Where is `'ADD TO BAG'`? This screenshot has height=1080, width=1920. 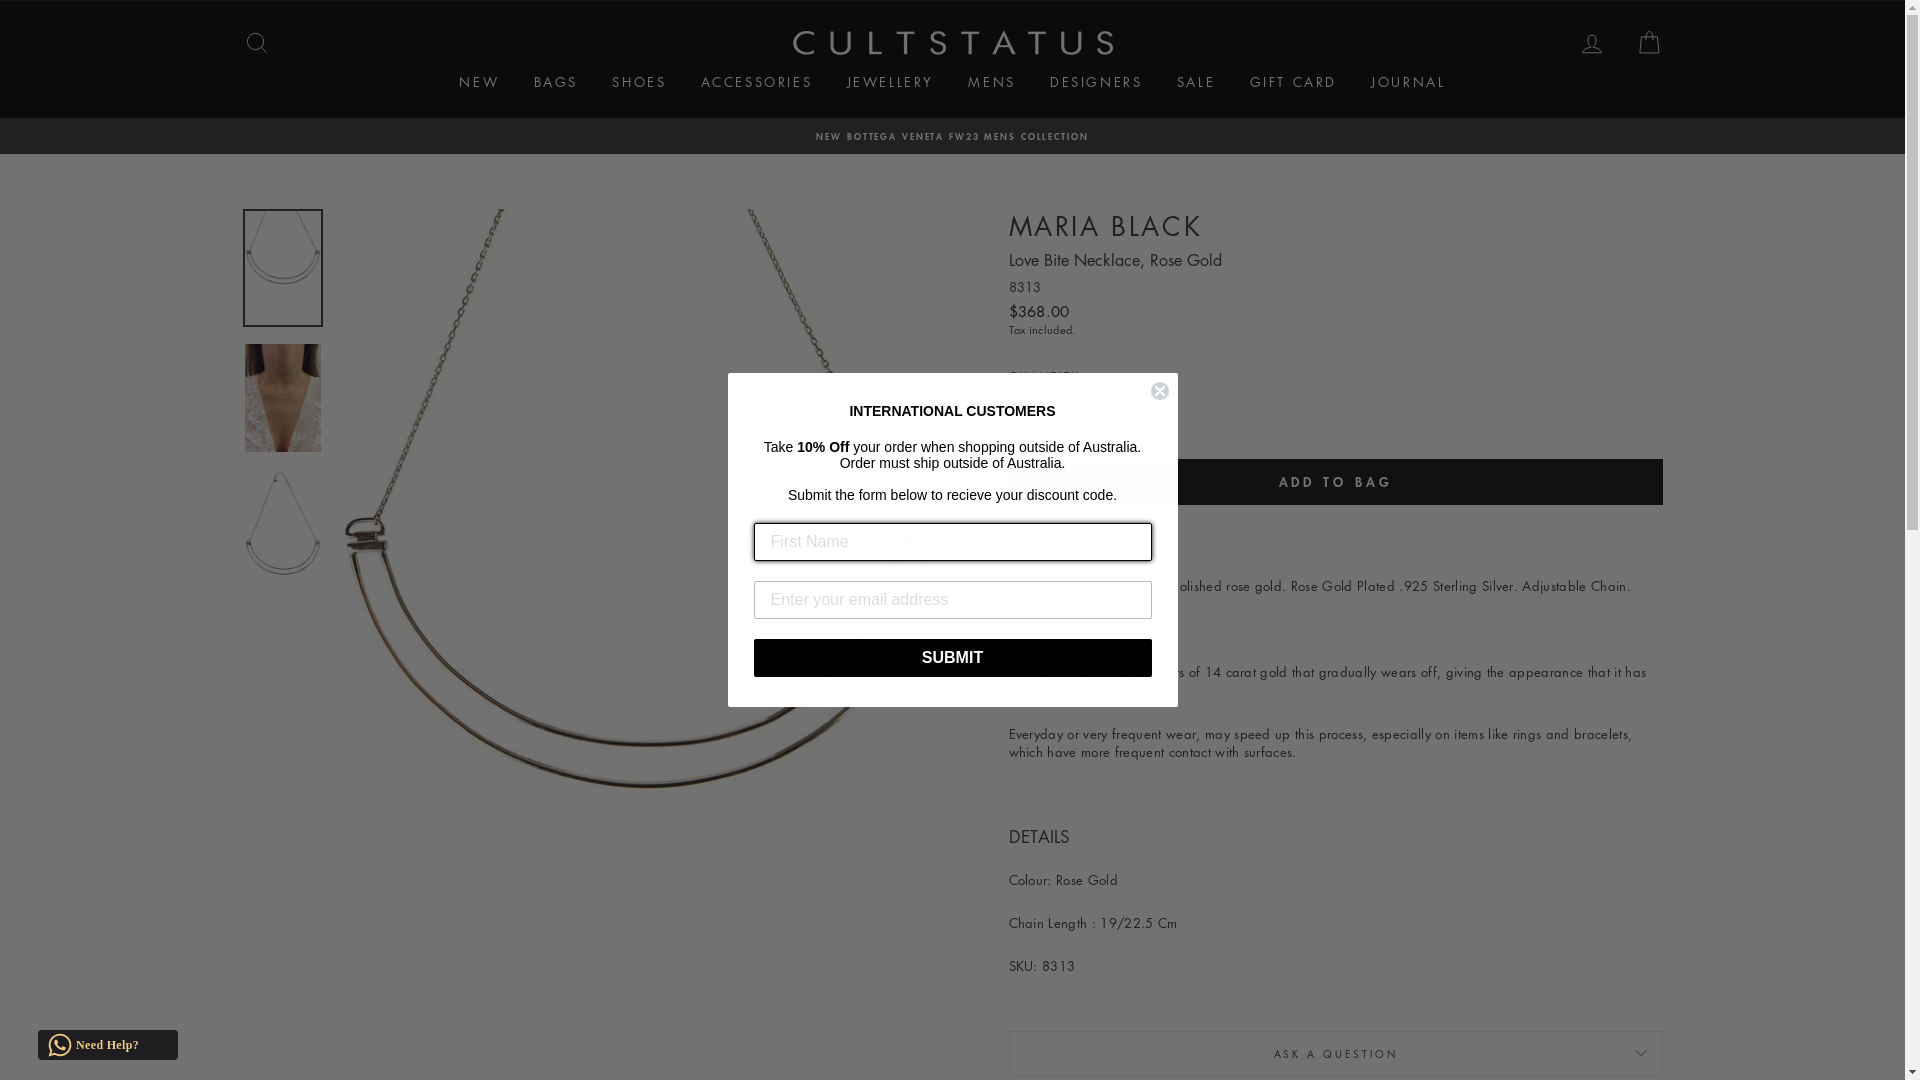
'ADD TO BAG' is located at coordinates (1334, 482).